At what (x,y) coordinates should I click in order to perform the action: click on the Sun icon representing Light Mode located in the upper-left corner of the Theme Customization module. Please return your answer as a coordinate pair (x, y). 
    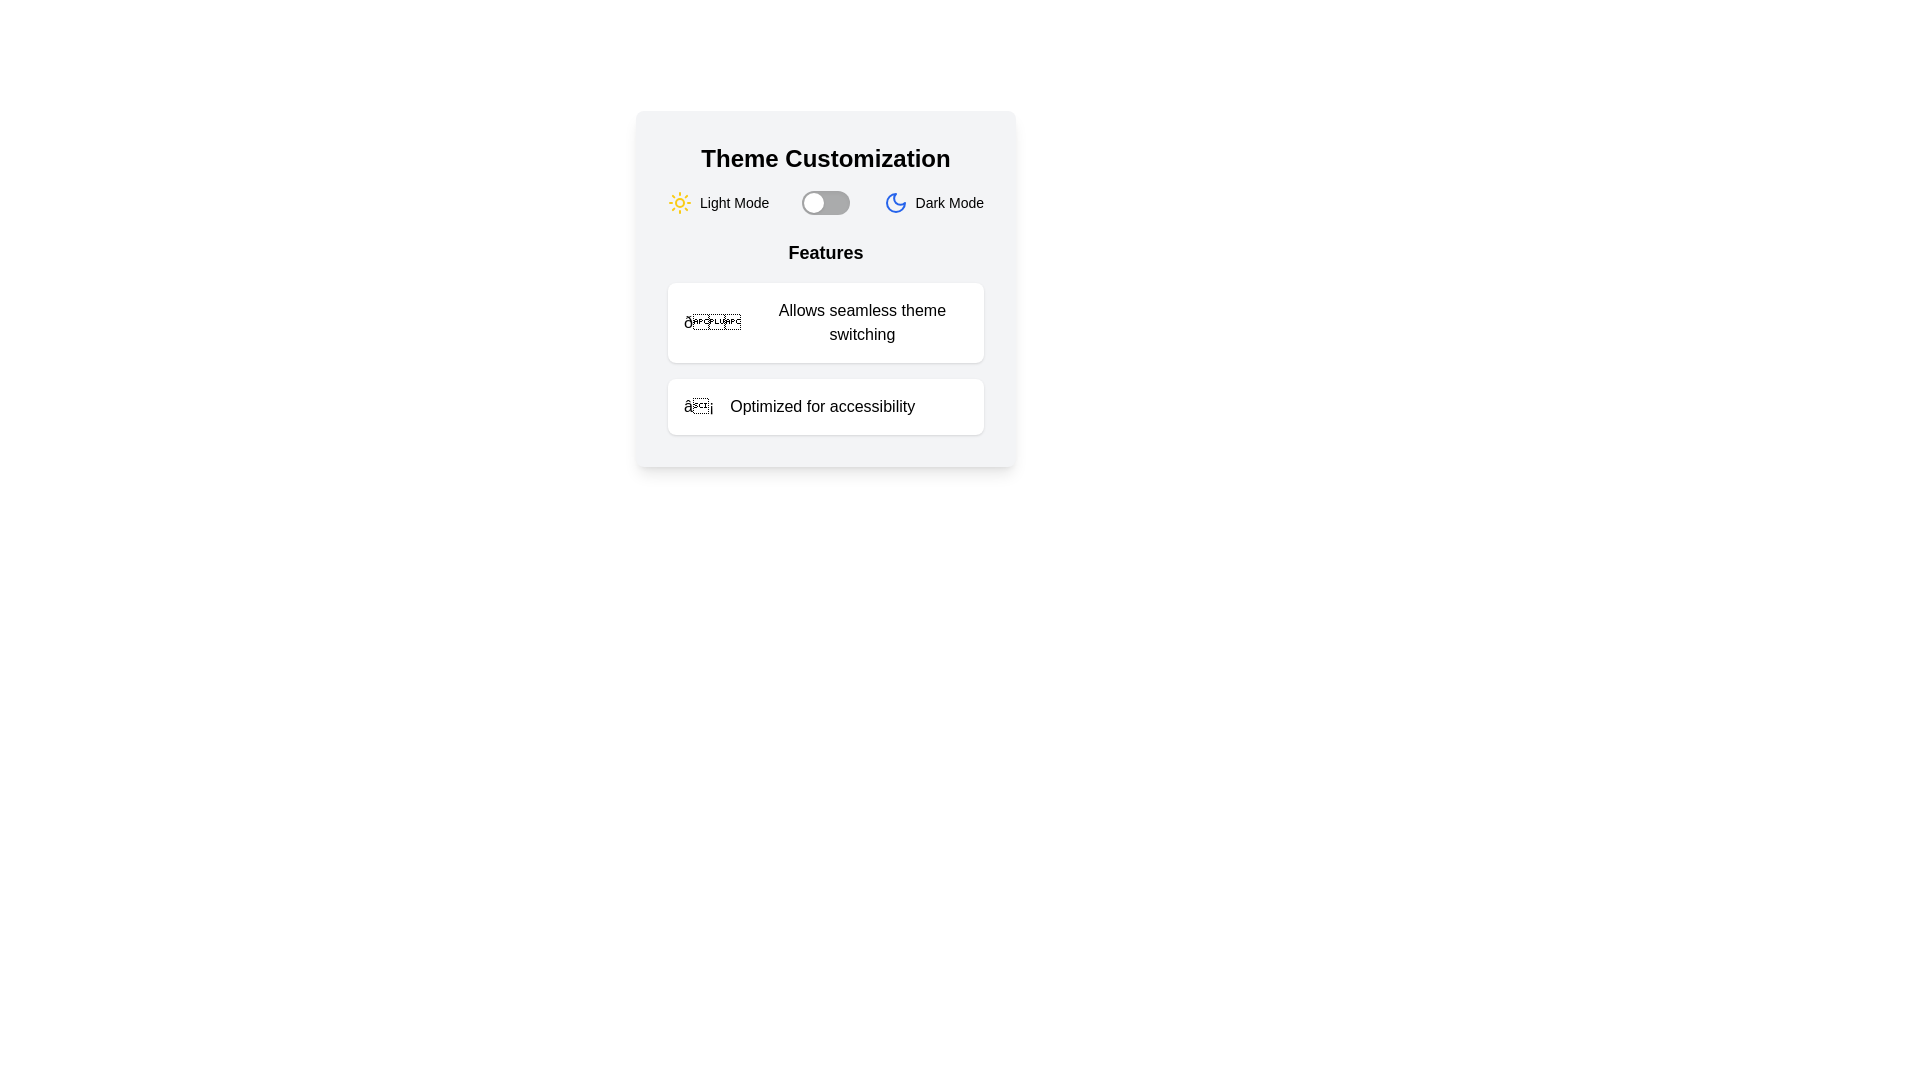
    Looking at the image, I should click on (680, 203).